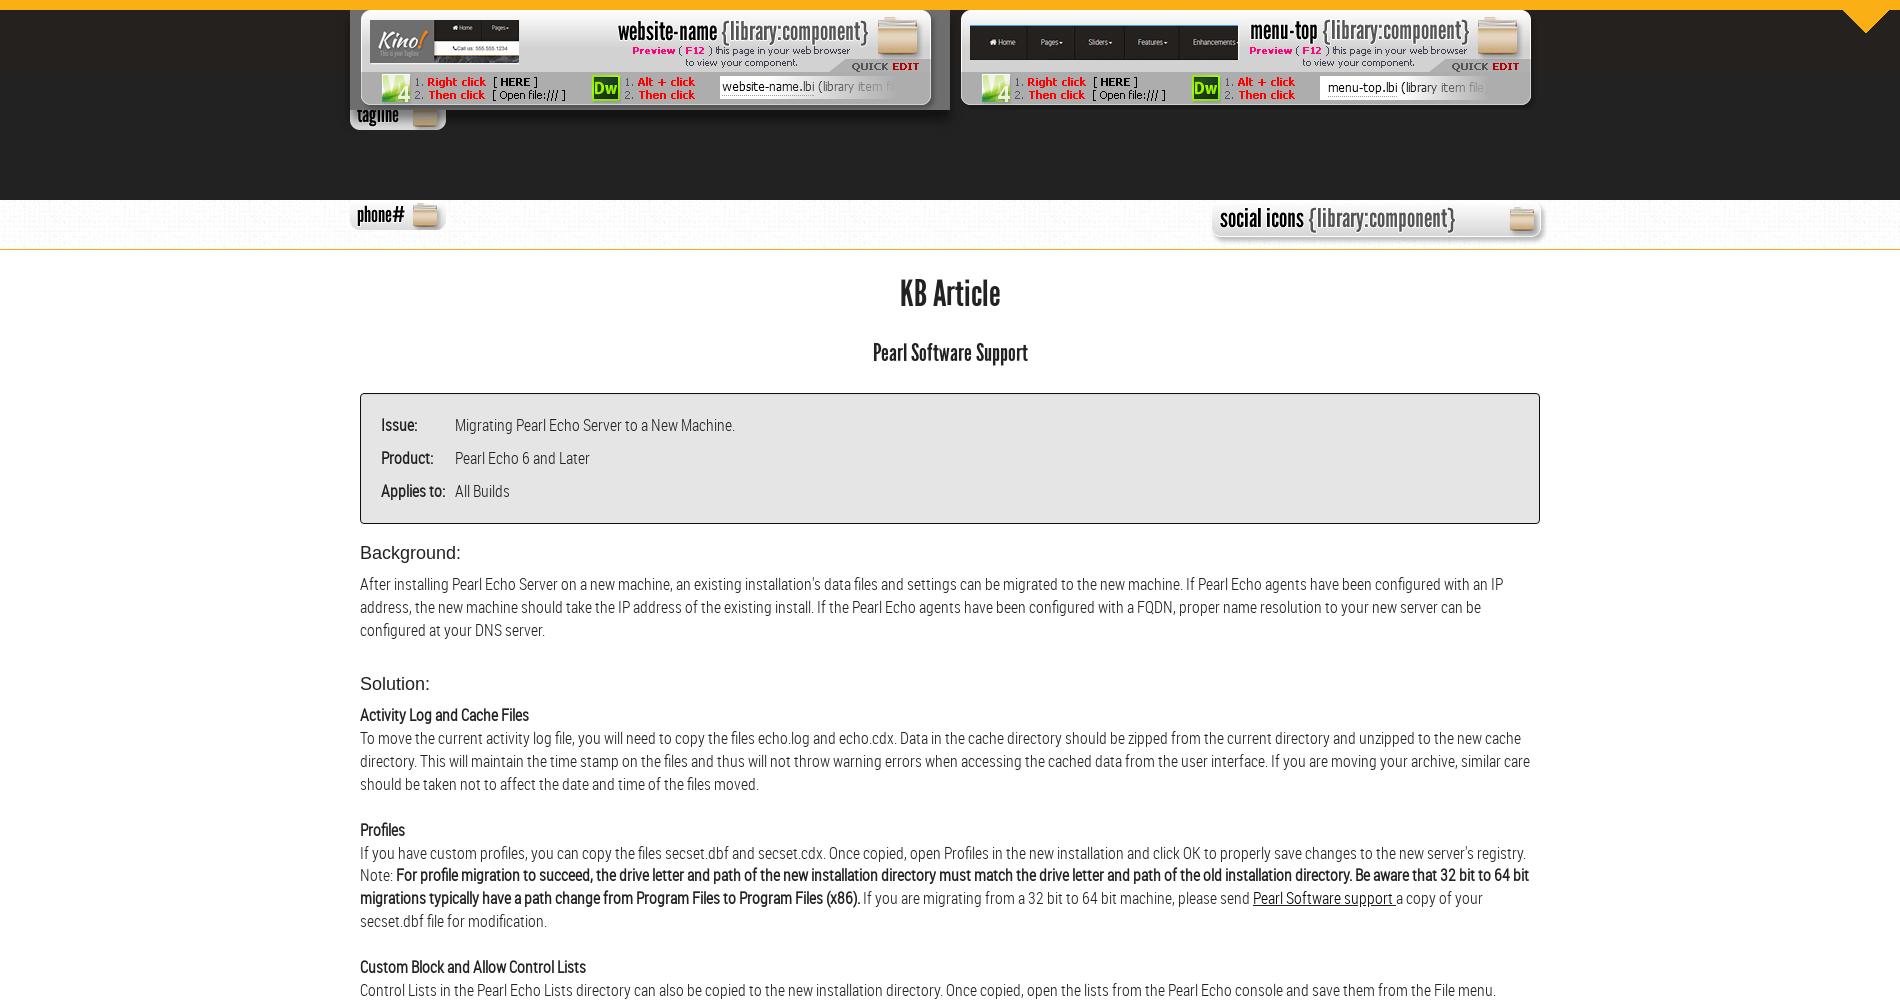 This screenshot has width=1900, height=1007. Describe the element at coordinates (943, 885) in the screenshot. I see `'For profile migration to succeed, the drive letter and path of the new installation directory must match the drive letter and path of the old installation directory. Be aware that 32 bit to 64 bit migrations typically have a path change from Program Files to Program Files (x86).'` at that location.